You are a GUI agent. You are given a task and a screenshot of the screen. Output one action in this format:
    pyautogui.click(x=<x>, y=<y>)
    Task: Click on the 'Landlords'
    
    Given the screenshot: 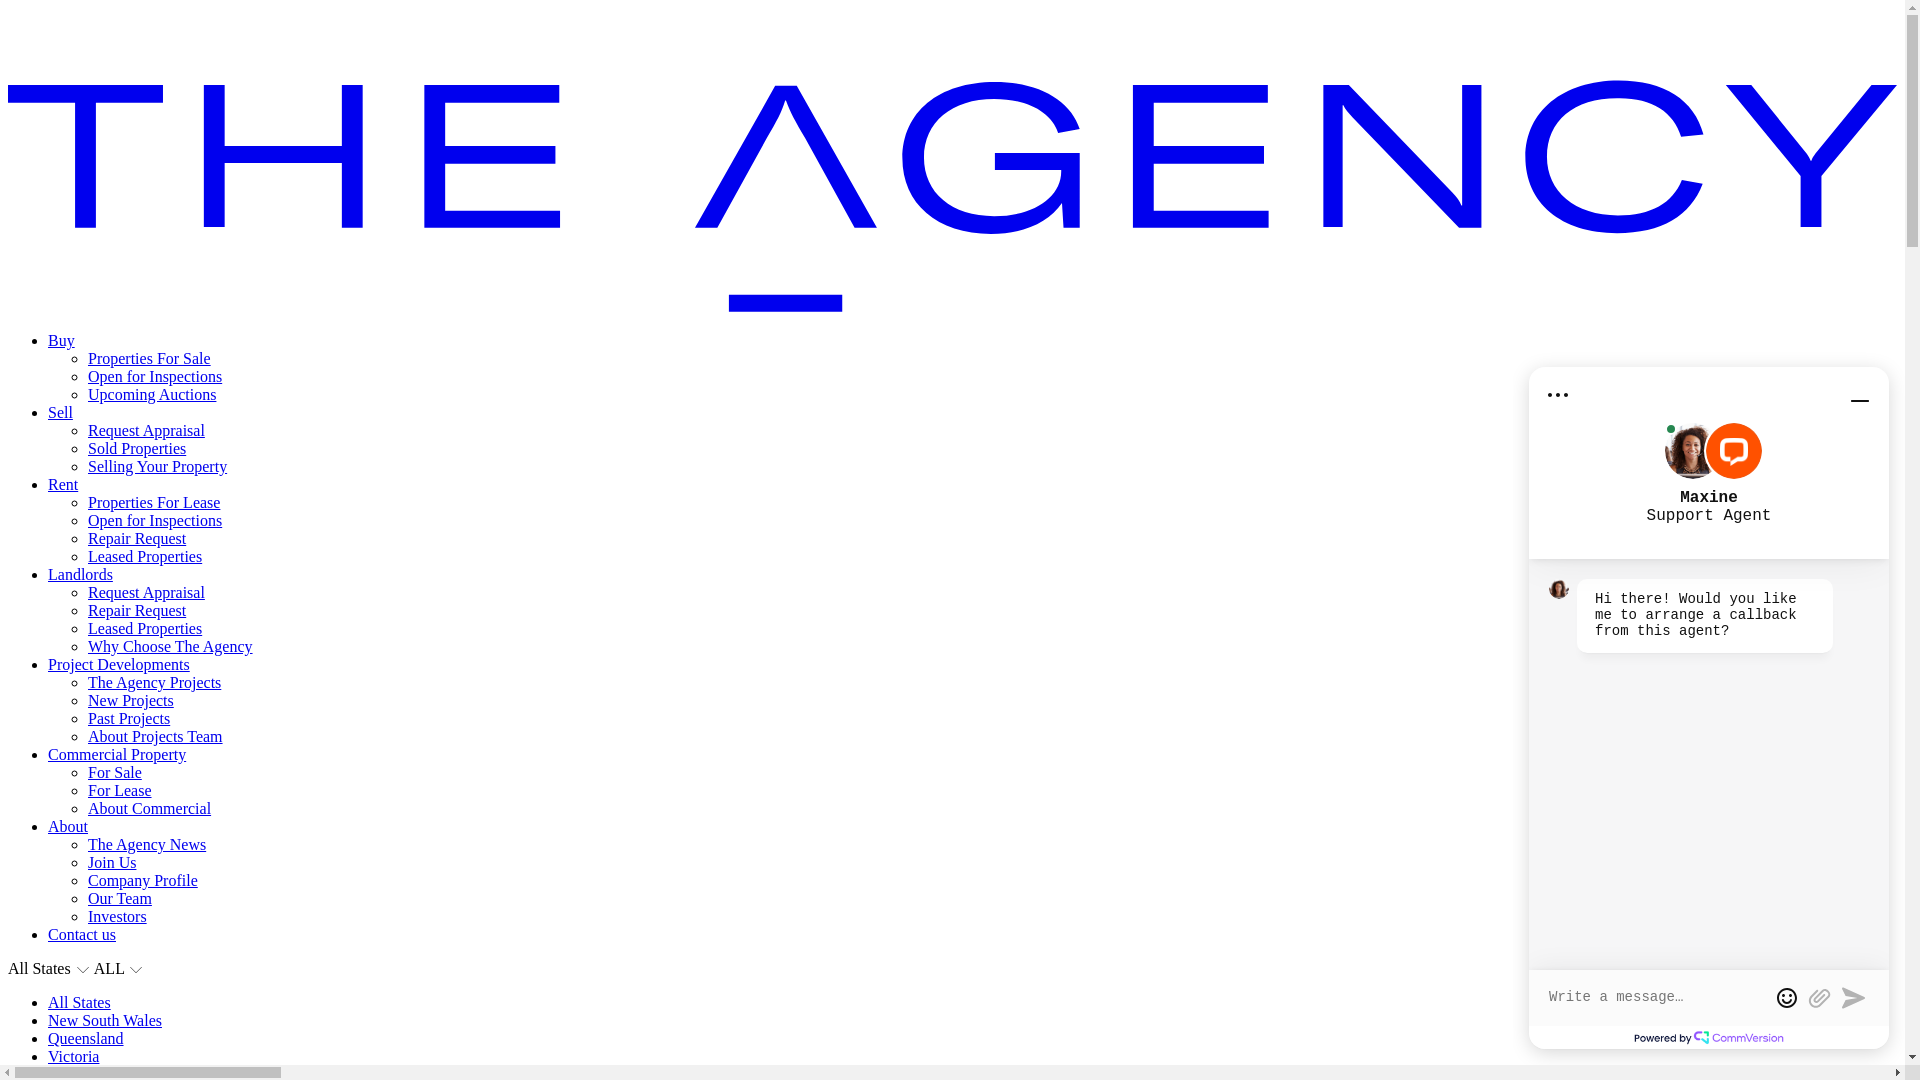 What is the action you would take?
    pyautogui.click(x=80, y=574)
    